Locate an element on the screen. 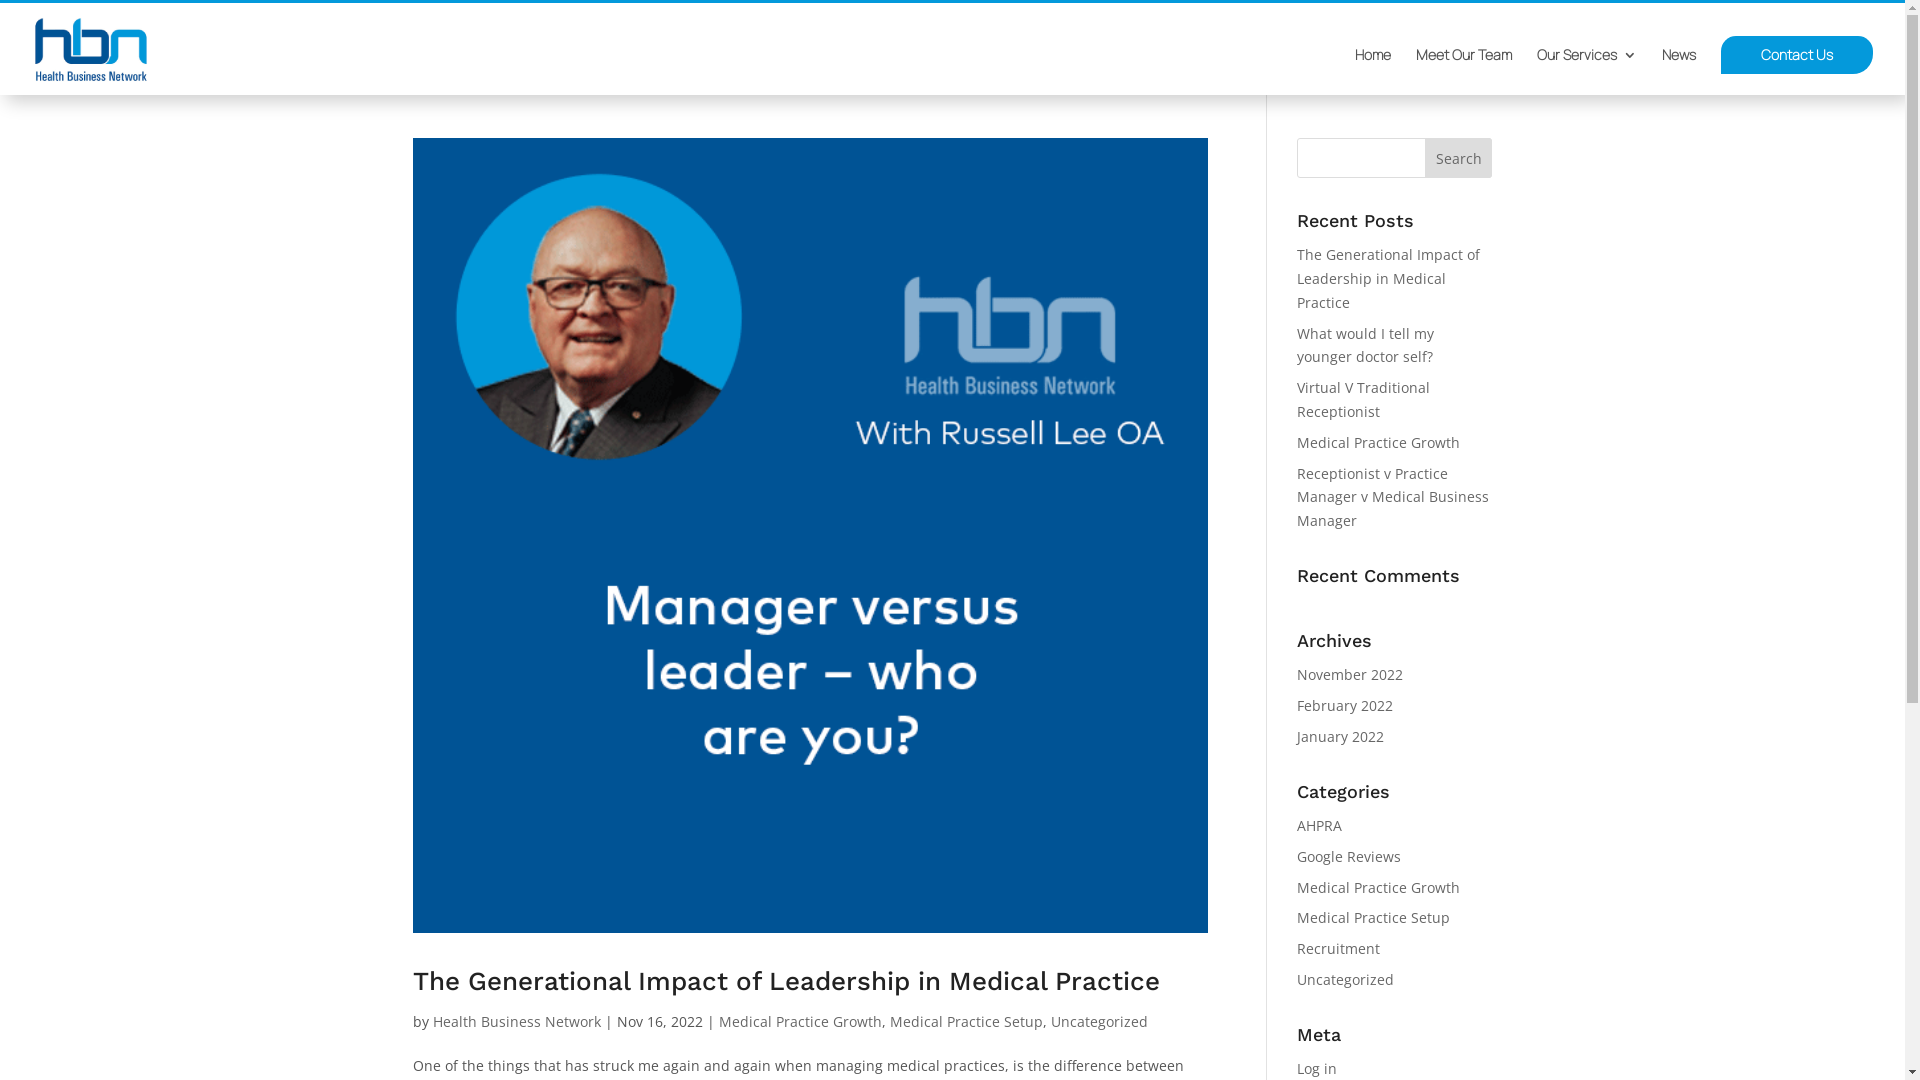 This screenshot has height=1080, width=1920. 'Home' is located at coordinates (1371, 70).